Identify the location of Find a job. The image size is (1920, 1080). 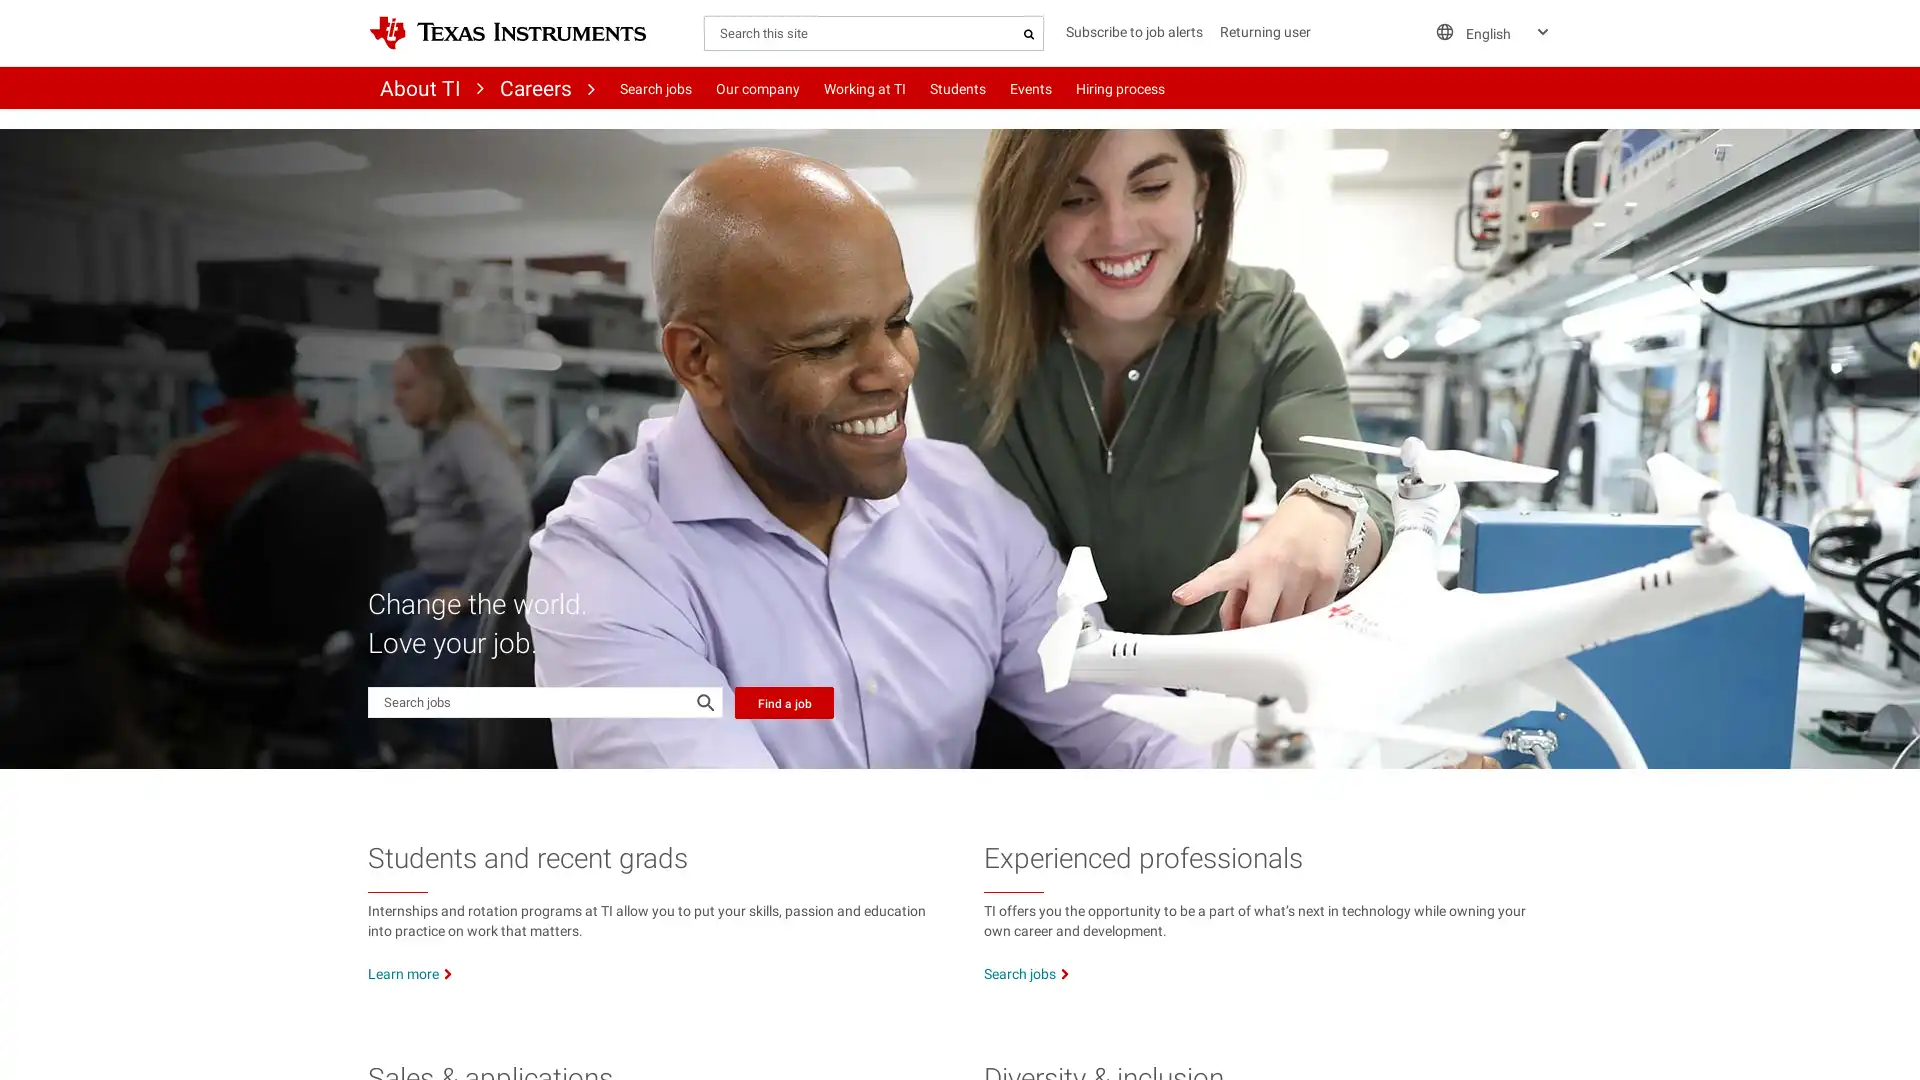
(783, 701).